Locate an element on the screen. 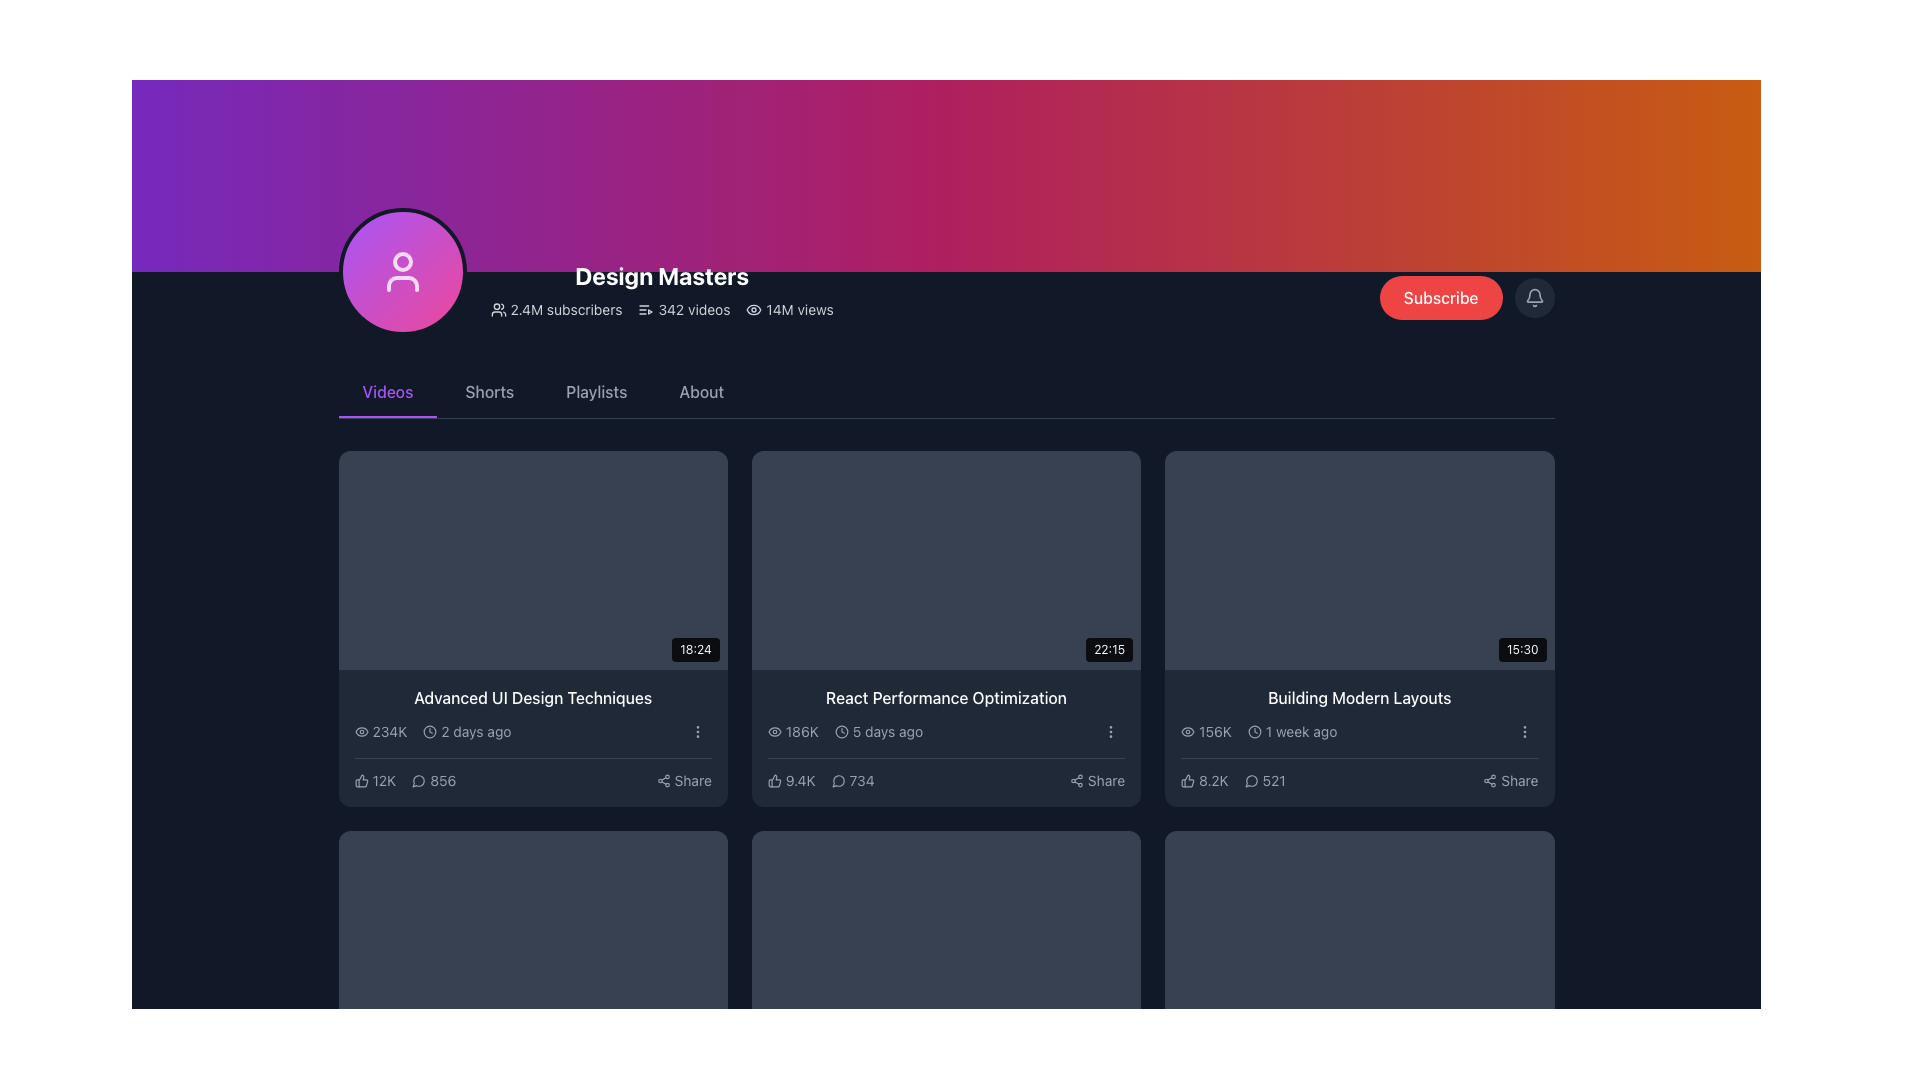 This screenshot has height=1080, width=1920. the video thumbnail in the second column, first row of the video grid under the 'Videos' tab to play the associated video is located at coordinates (945, 560).